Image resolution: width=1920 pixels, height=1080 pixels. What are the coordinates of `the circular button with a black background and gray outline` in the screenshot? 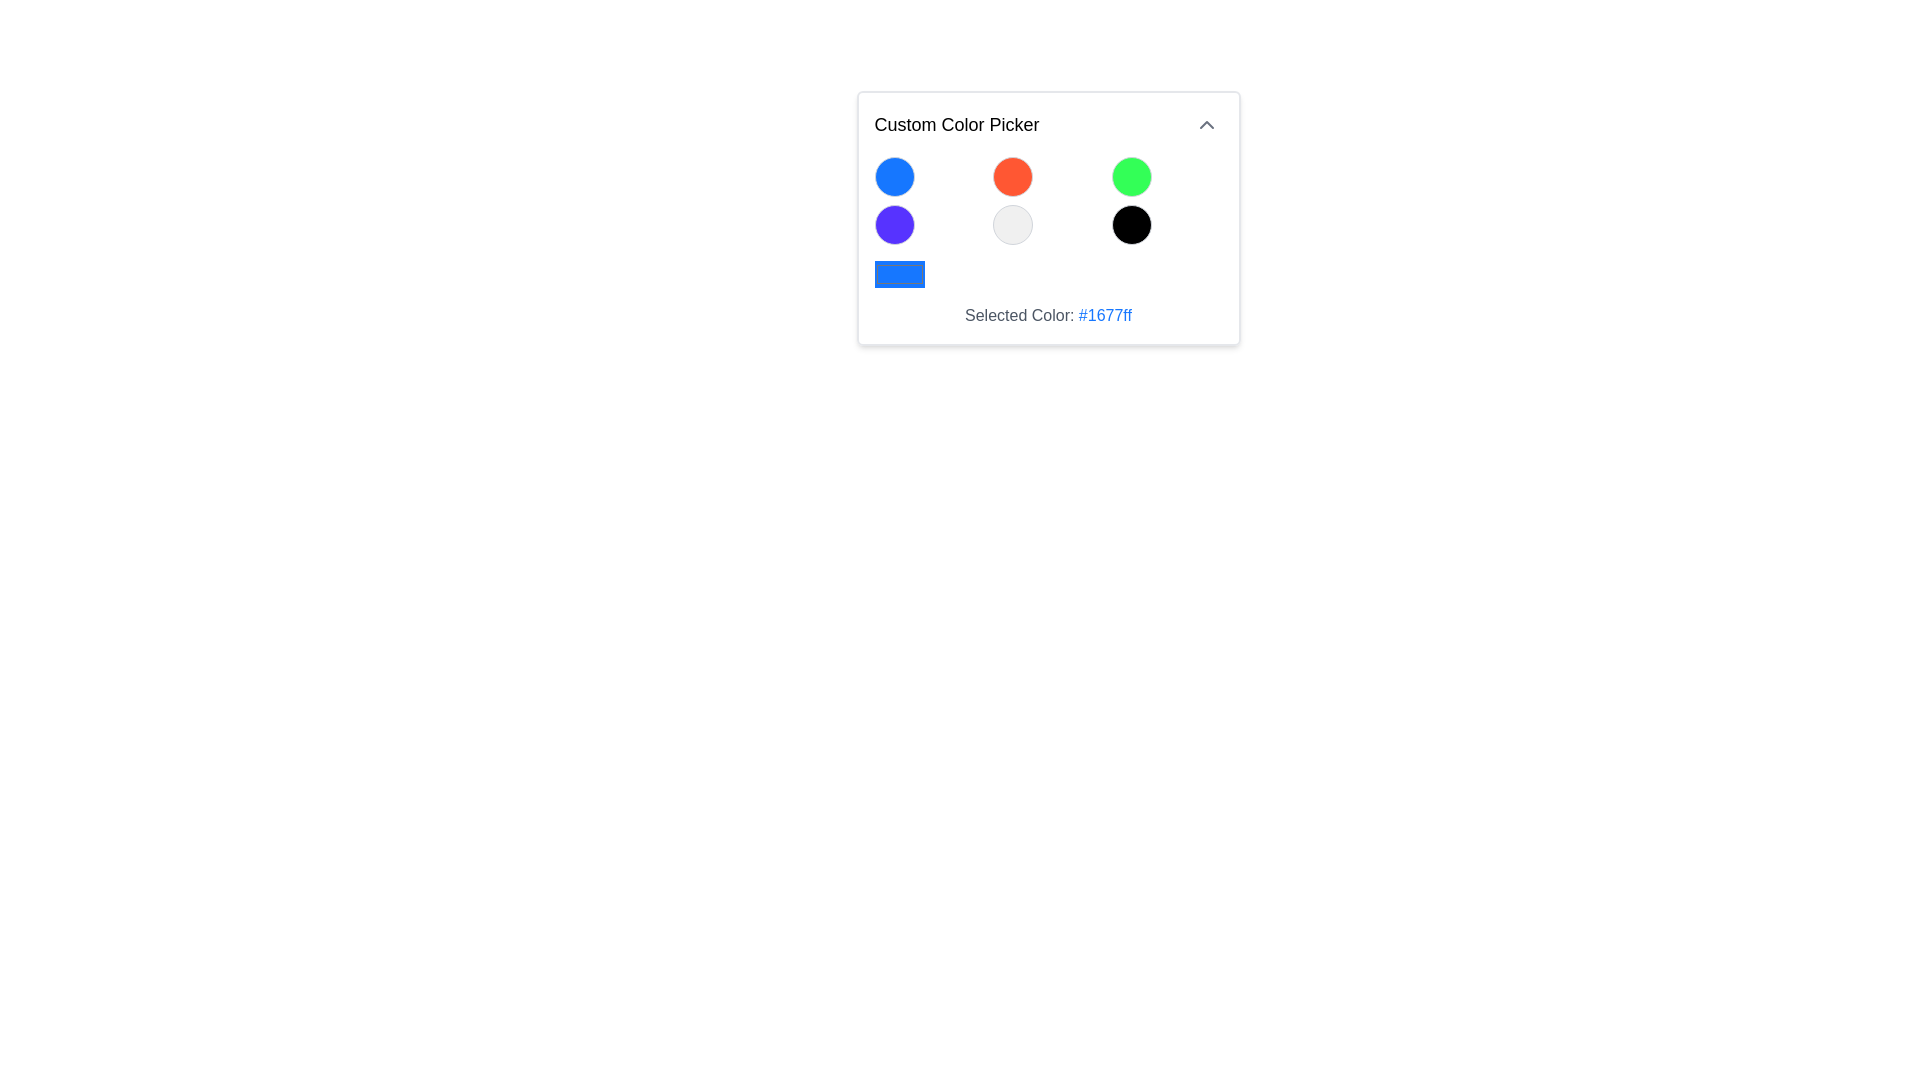 It's located at (1131, 224).